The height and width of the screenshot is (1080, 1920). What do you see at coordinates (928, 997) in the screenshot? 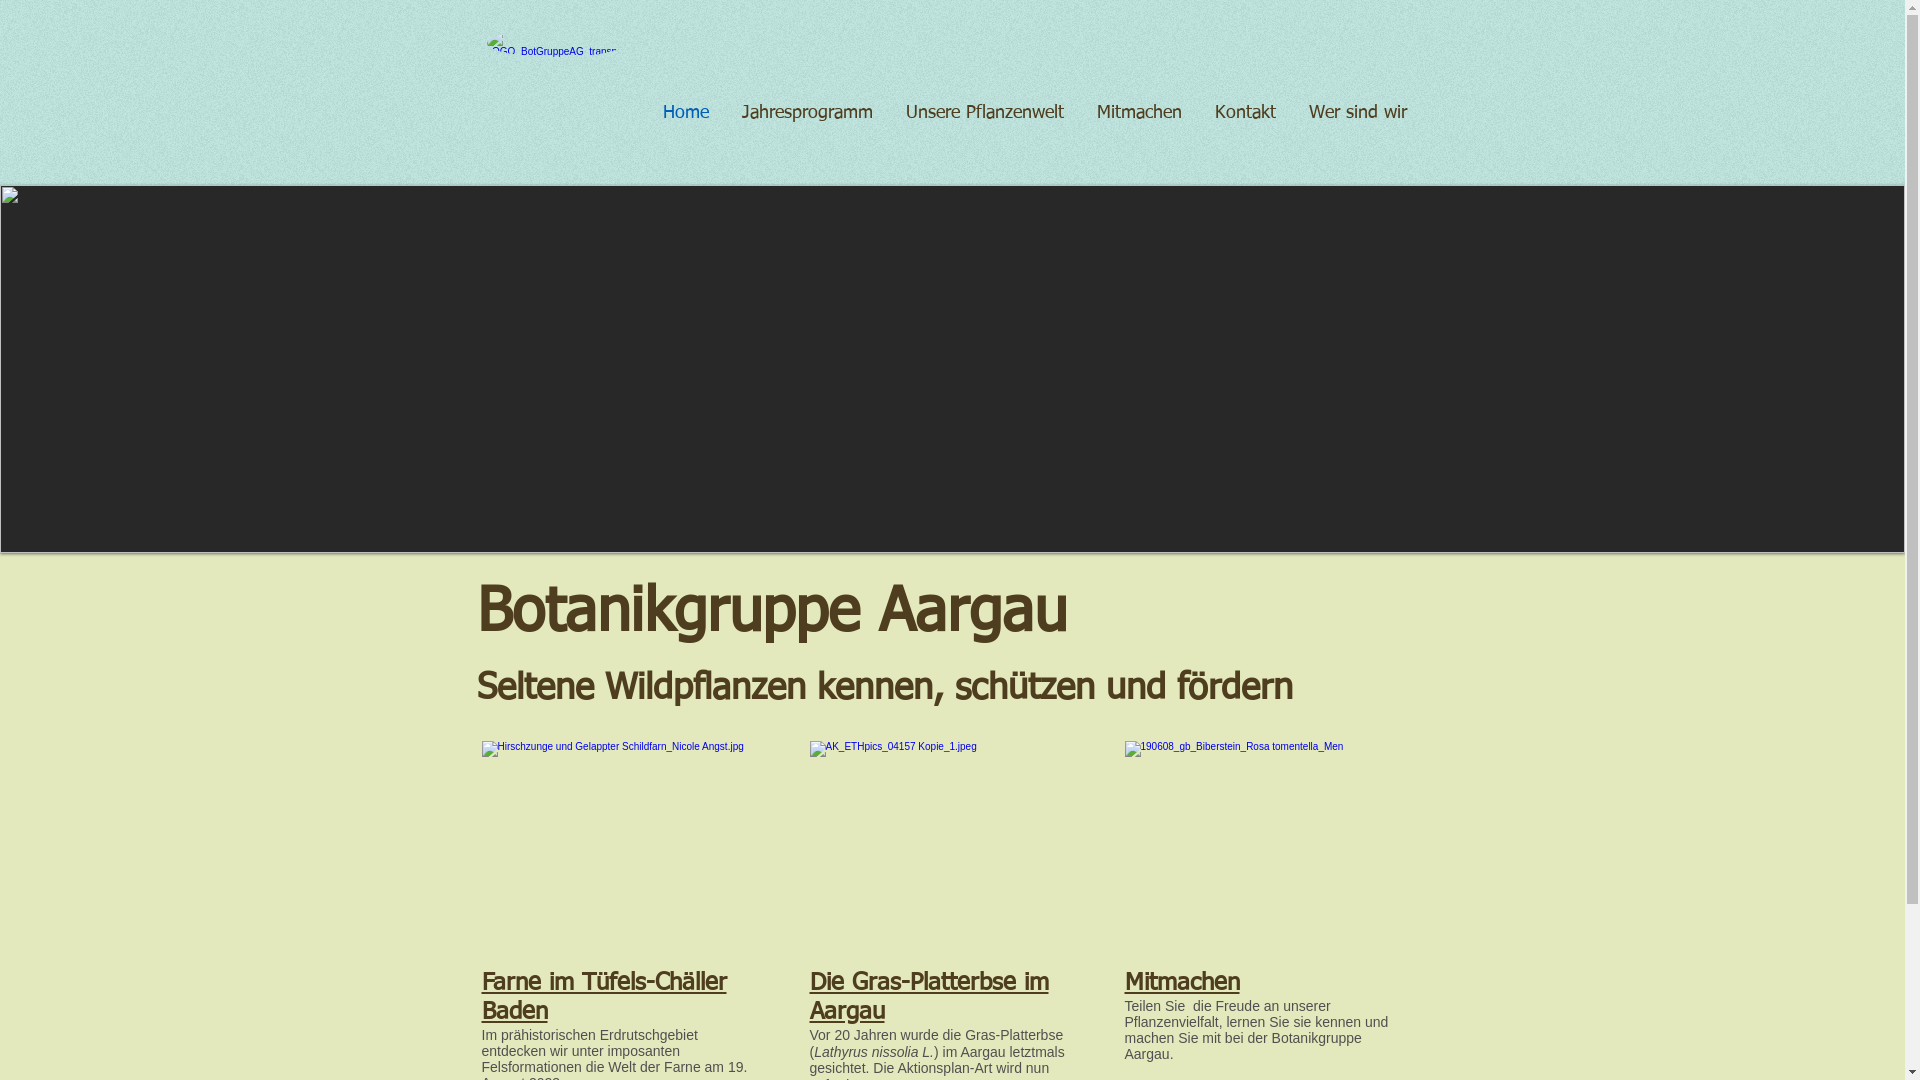
I see `'Die Gras-Platterbse im Aargau'` at bounding box center [928, 997].